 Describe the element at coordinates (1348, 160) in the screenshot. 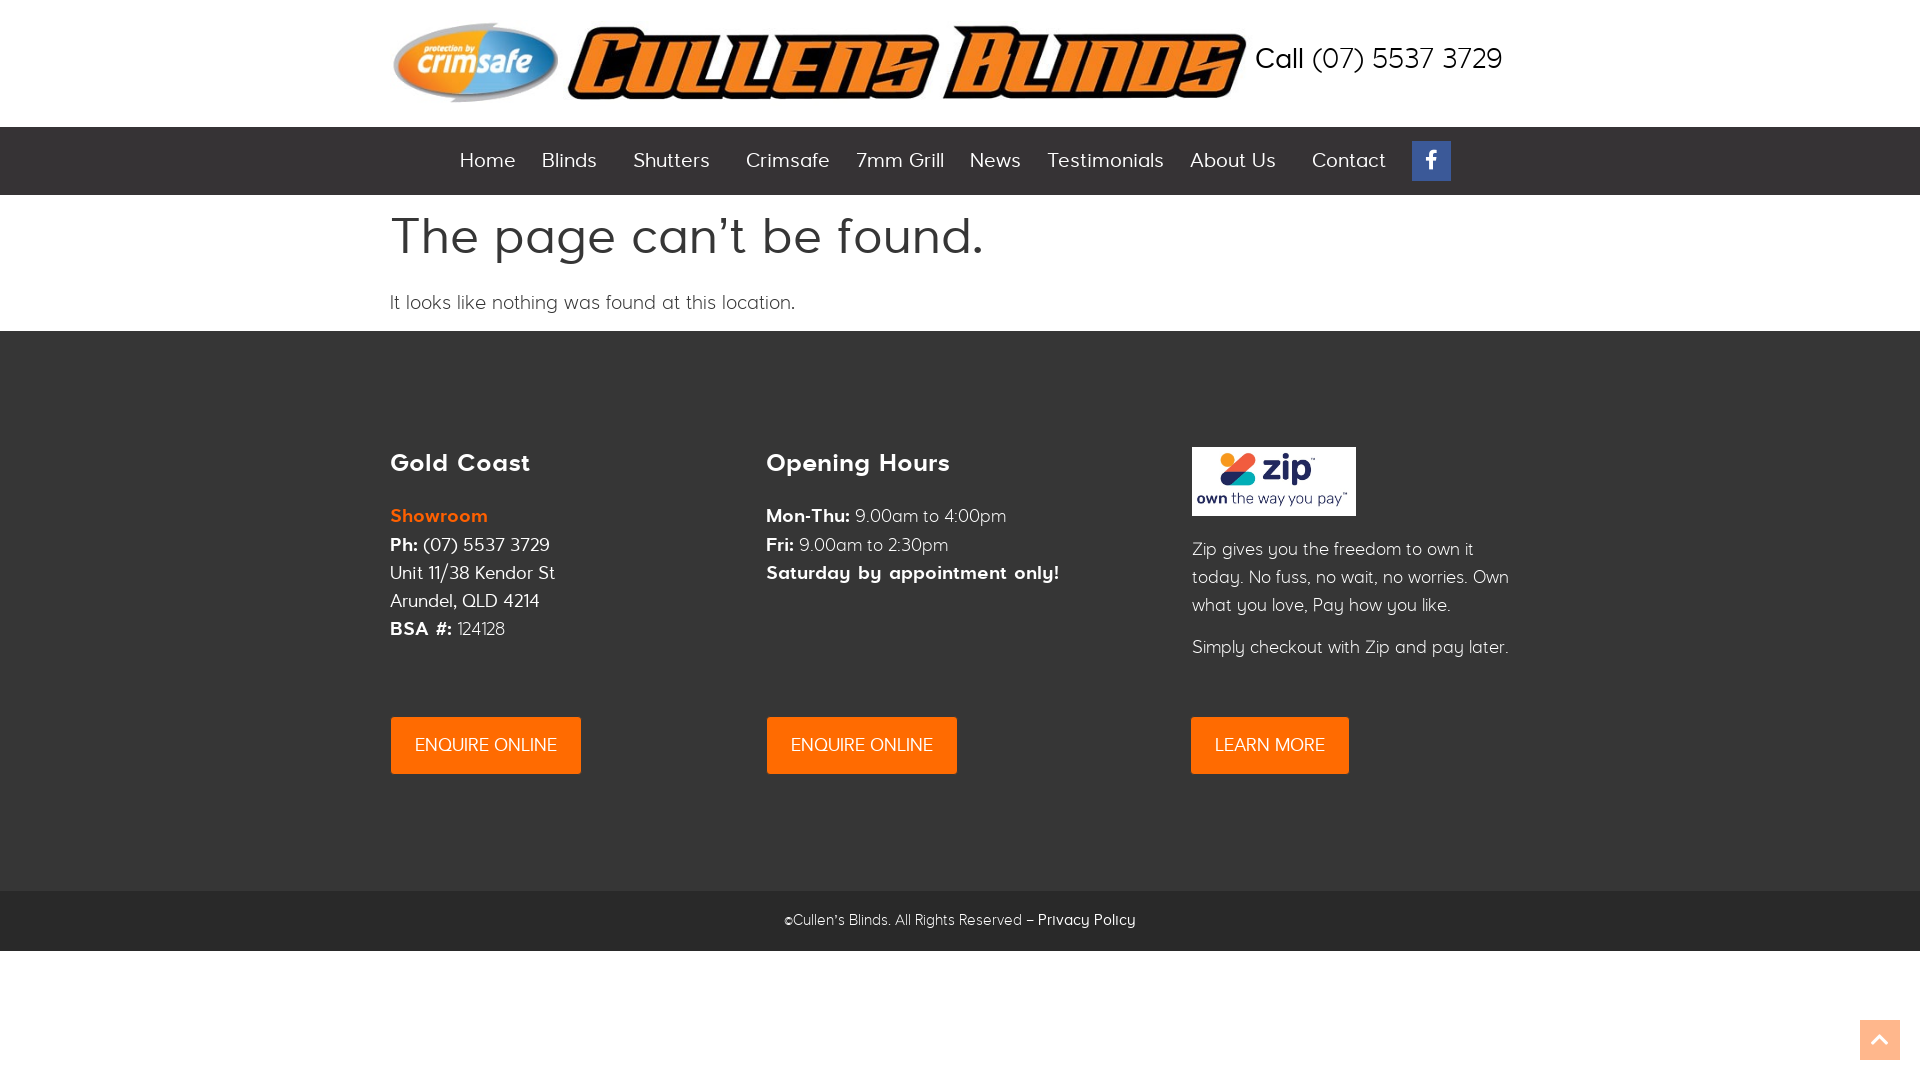

I see `'Contact'` at that location.